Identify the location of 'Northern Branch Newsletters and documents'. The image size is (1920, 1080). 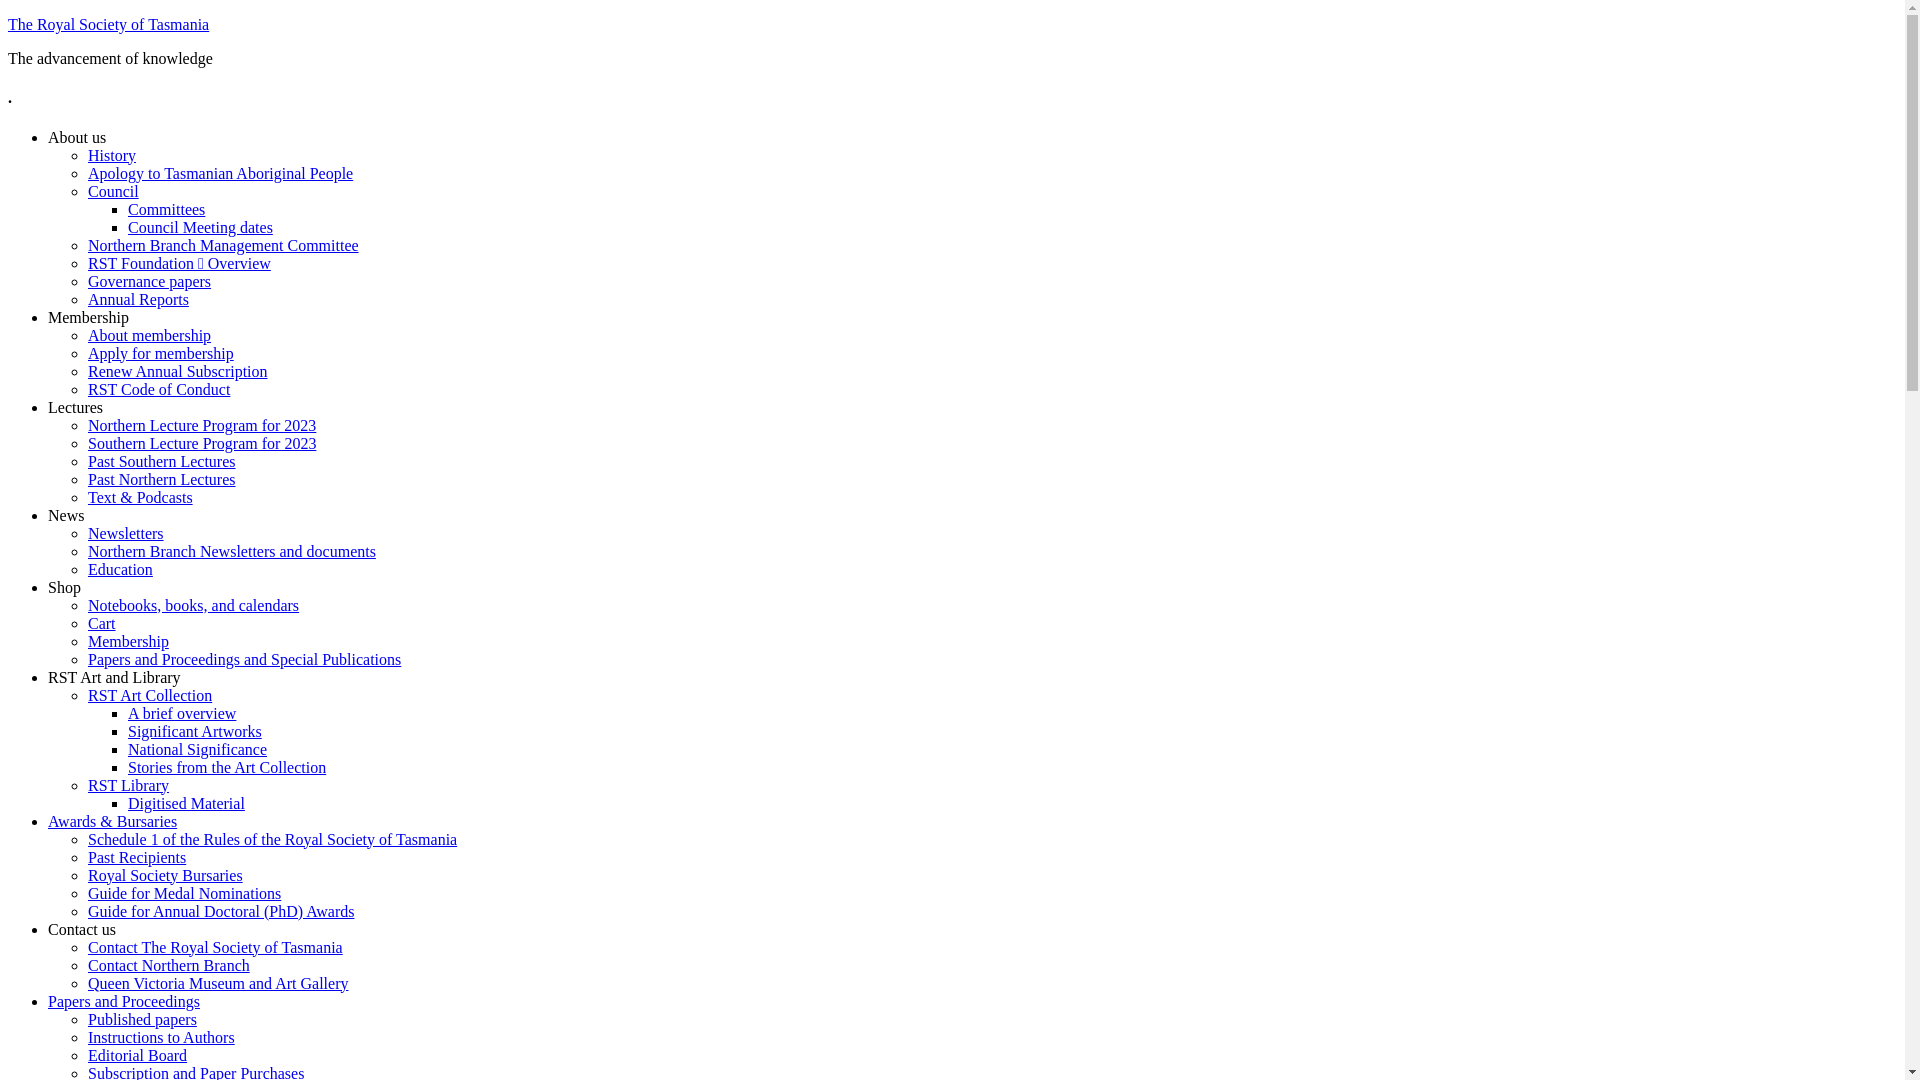
(231, 551).